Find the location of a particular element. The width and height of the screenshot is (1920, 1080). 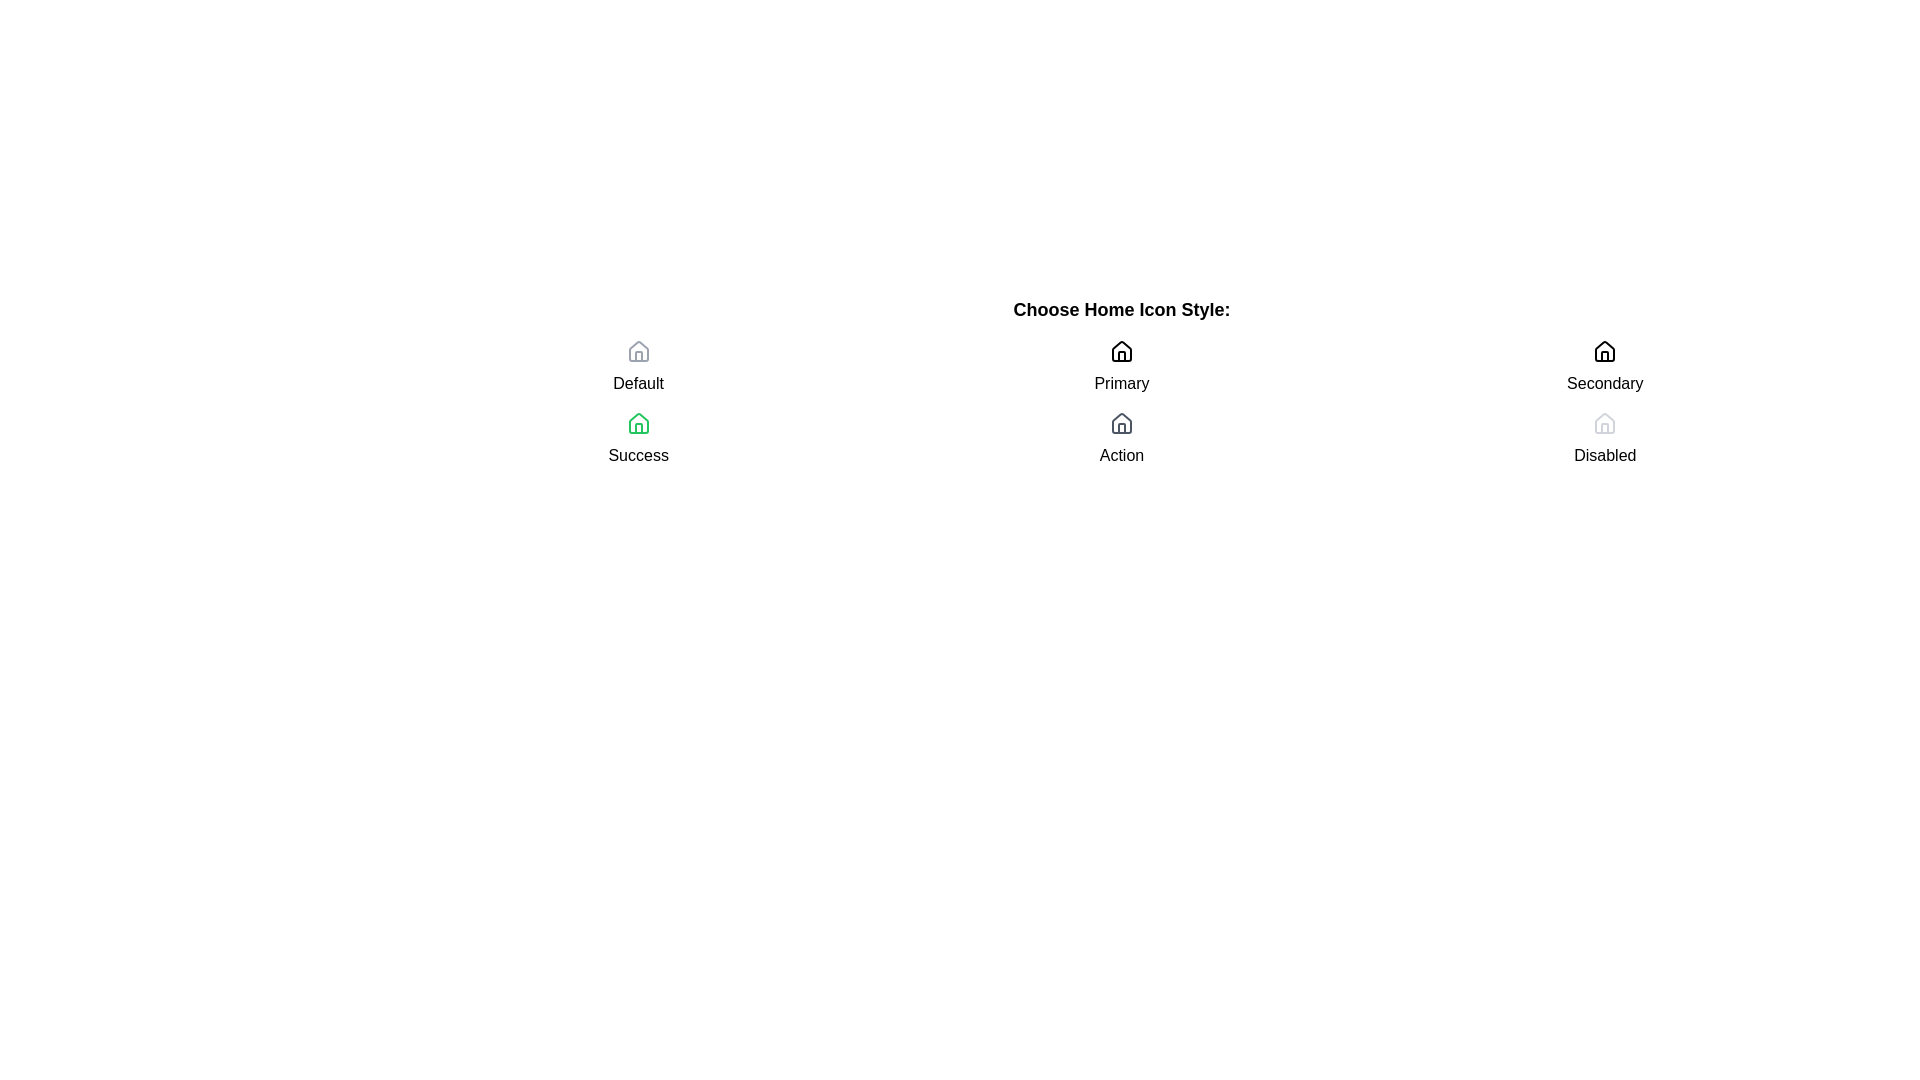

the house icon, which is styled in a modern line-art design and is the first element in the vertical arrangement labeled 'Primary' is located at coordinates (1122, 350).